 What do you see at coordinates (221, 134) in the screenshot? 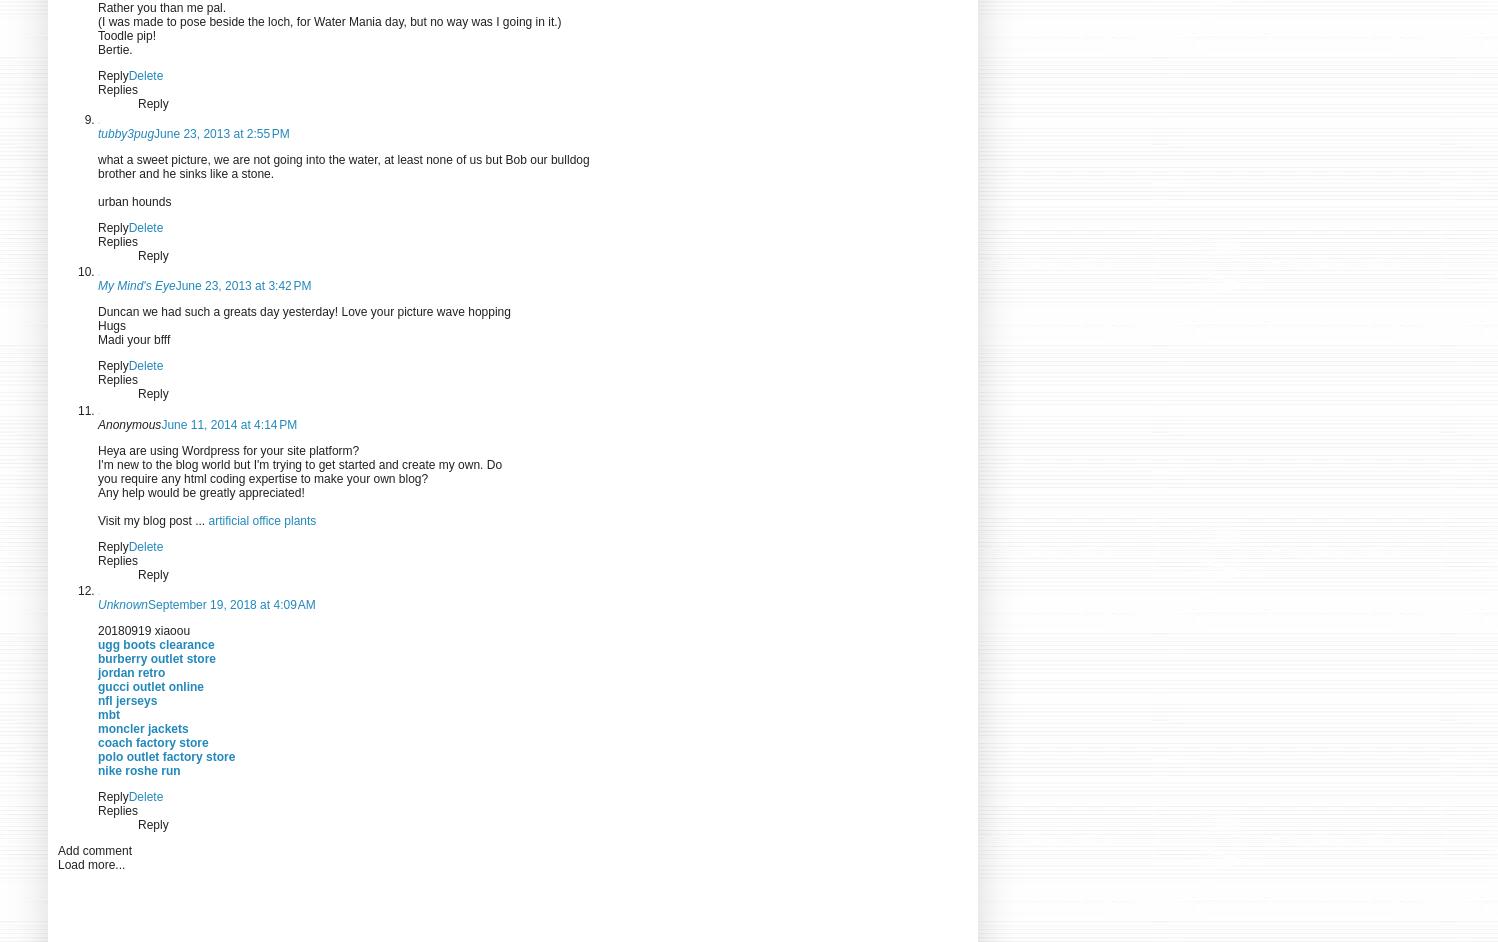
I see `'June 23, 2013 at 2:55 PM'` at bounding box center [221, 134].